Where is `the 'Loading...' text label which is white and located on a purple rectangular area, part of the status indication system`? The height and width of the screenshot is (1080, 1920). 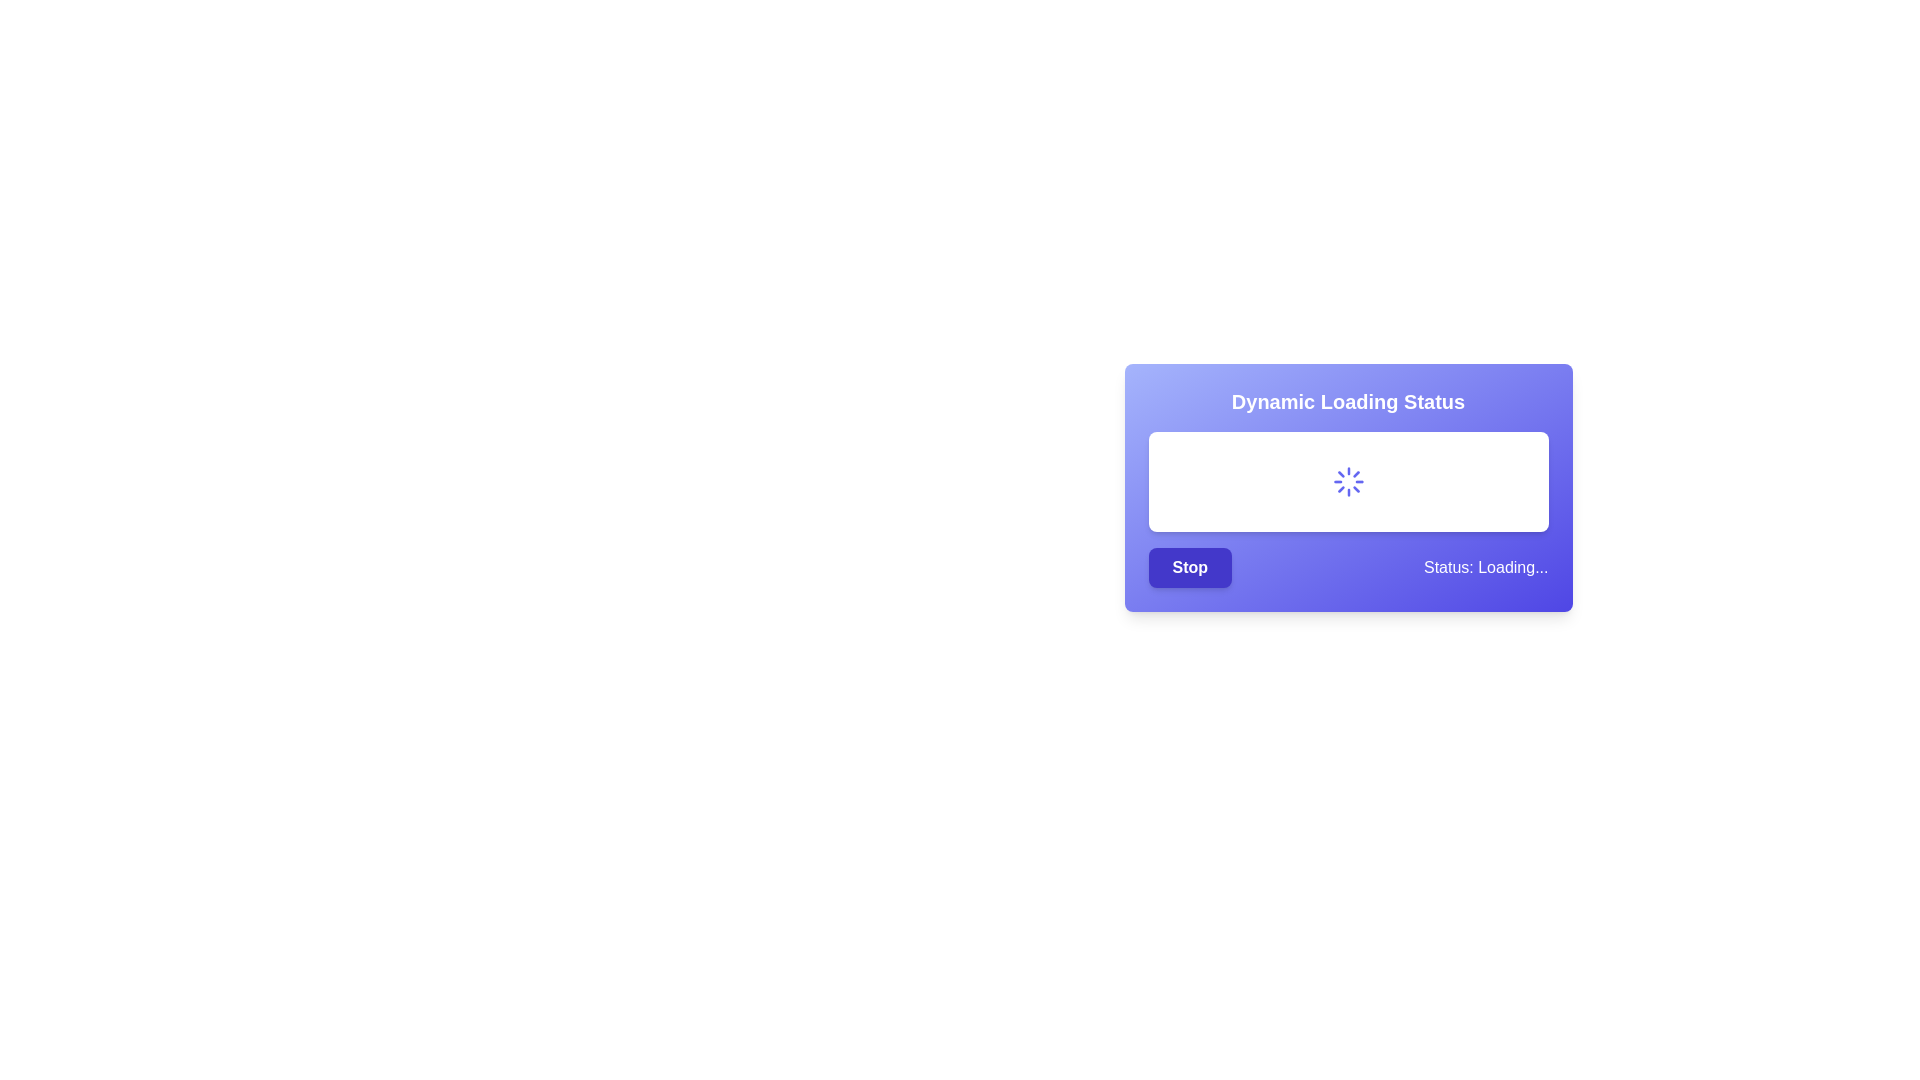 the 'Loading...' text label which is white and located on a purple rectangular area, part of the status indication system is located at coordinates (1513, 567).